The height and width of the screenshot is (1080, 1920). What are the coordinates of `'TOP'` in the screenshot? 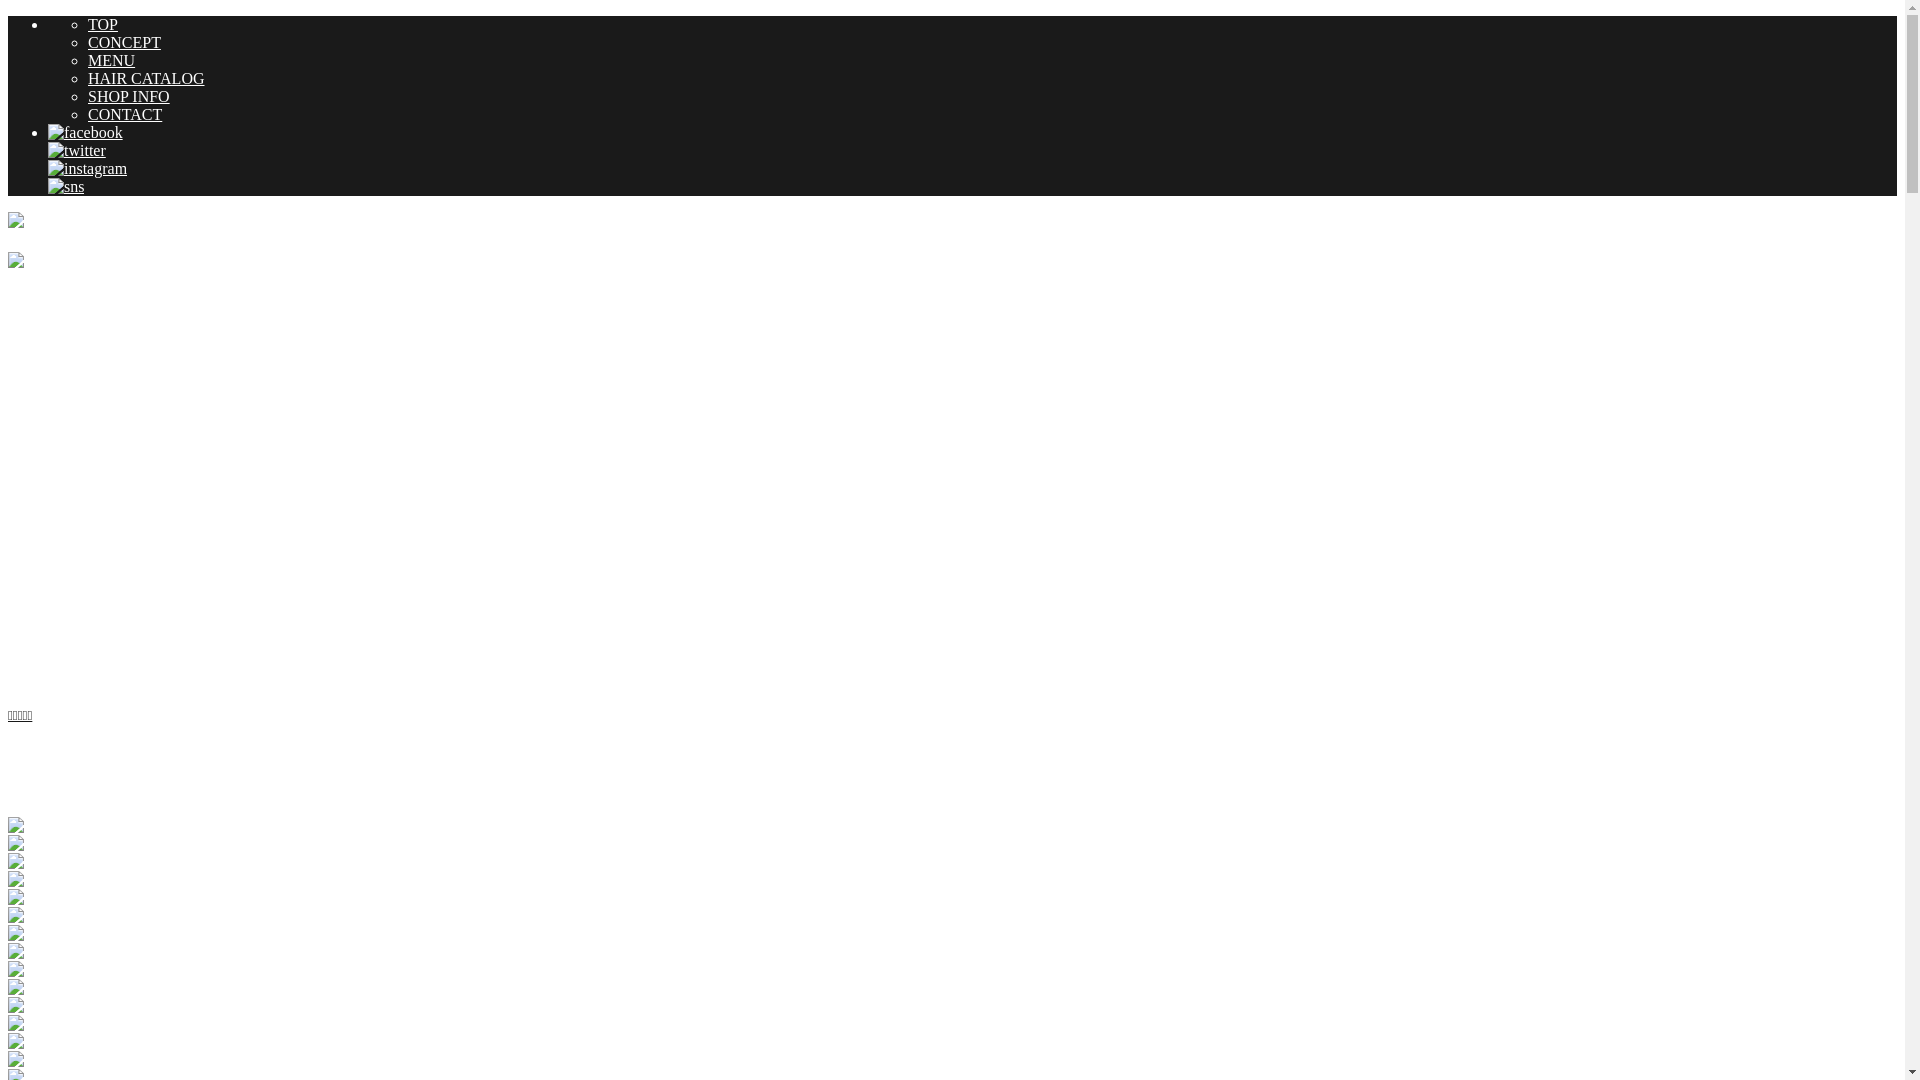 It's located at (86, 24).